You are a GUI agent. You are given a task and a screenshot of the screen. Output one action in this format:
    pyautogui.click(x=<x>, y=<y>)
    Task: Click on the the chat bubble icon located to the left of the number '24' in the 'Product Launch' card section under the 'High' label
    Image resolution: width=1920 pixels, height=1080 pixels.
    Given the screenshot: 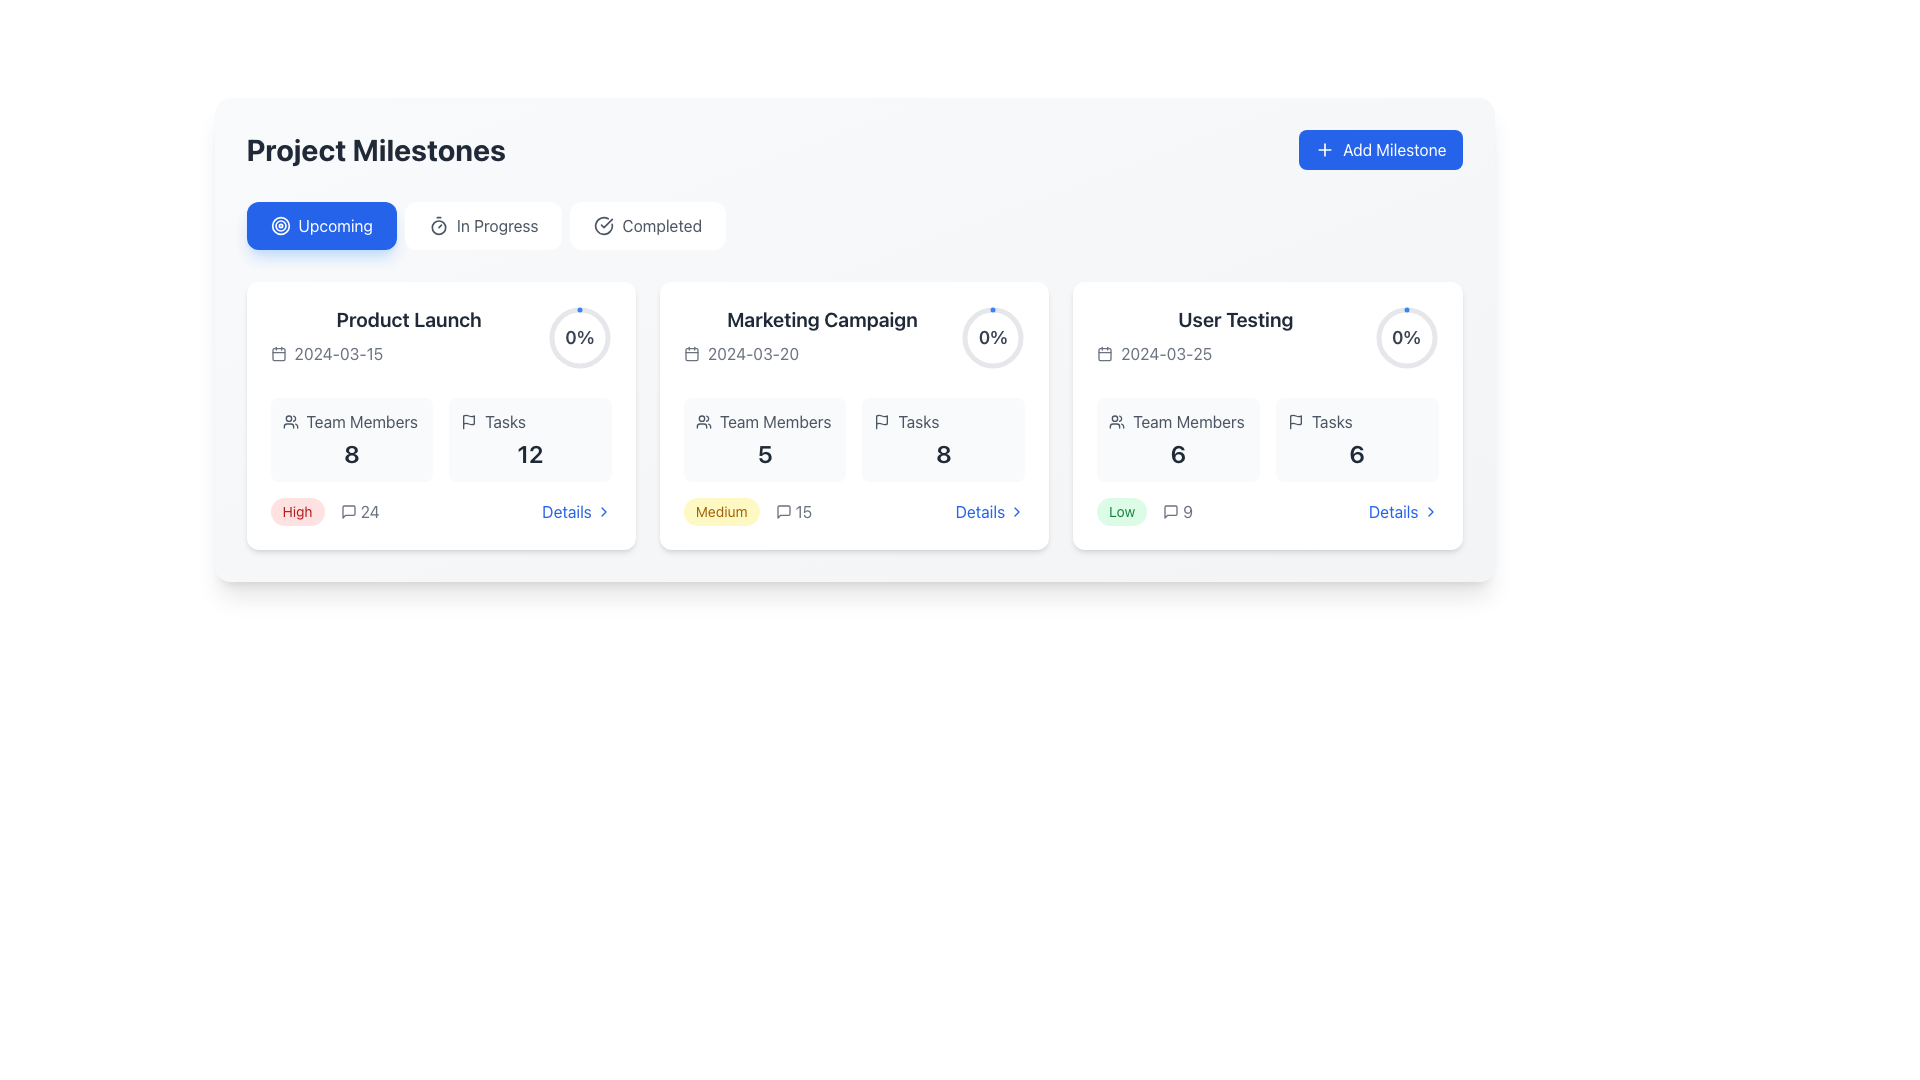 What is the action you would take?
    pyautogui.click(x=348, y=511)
    